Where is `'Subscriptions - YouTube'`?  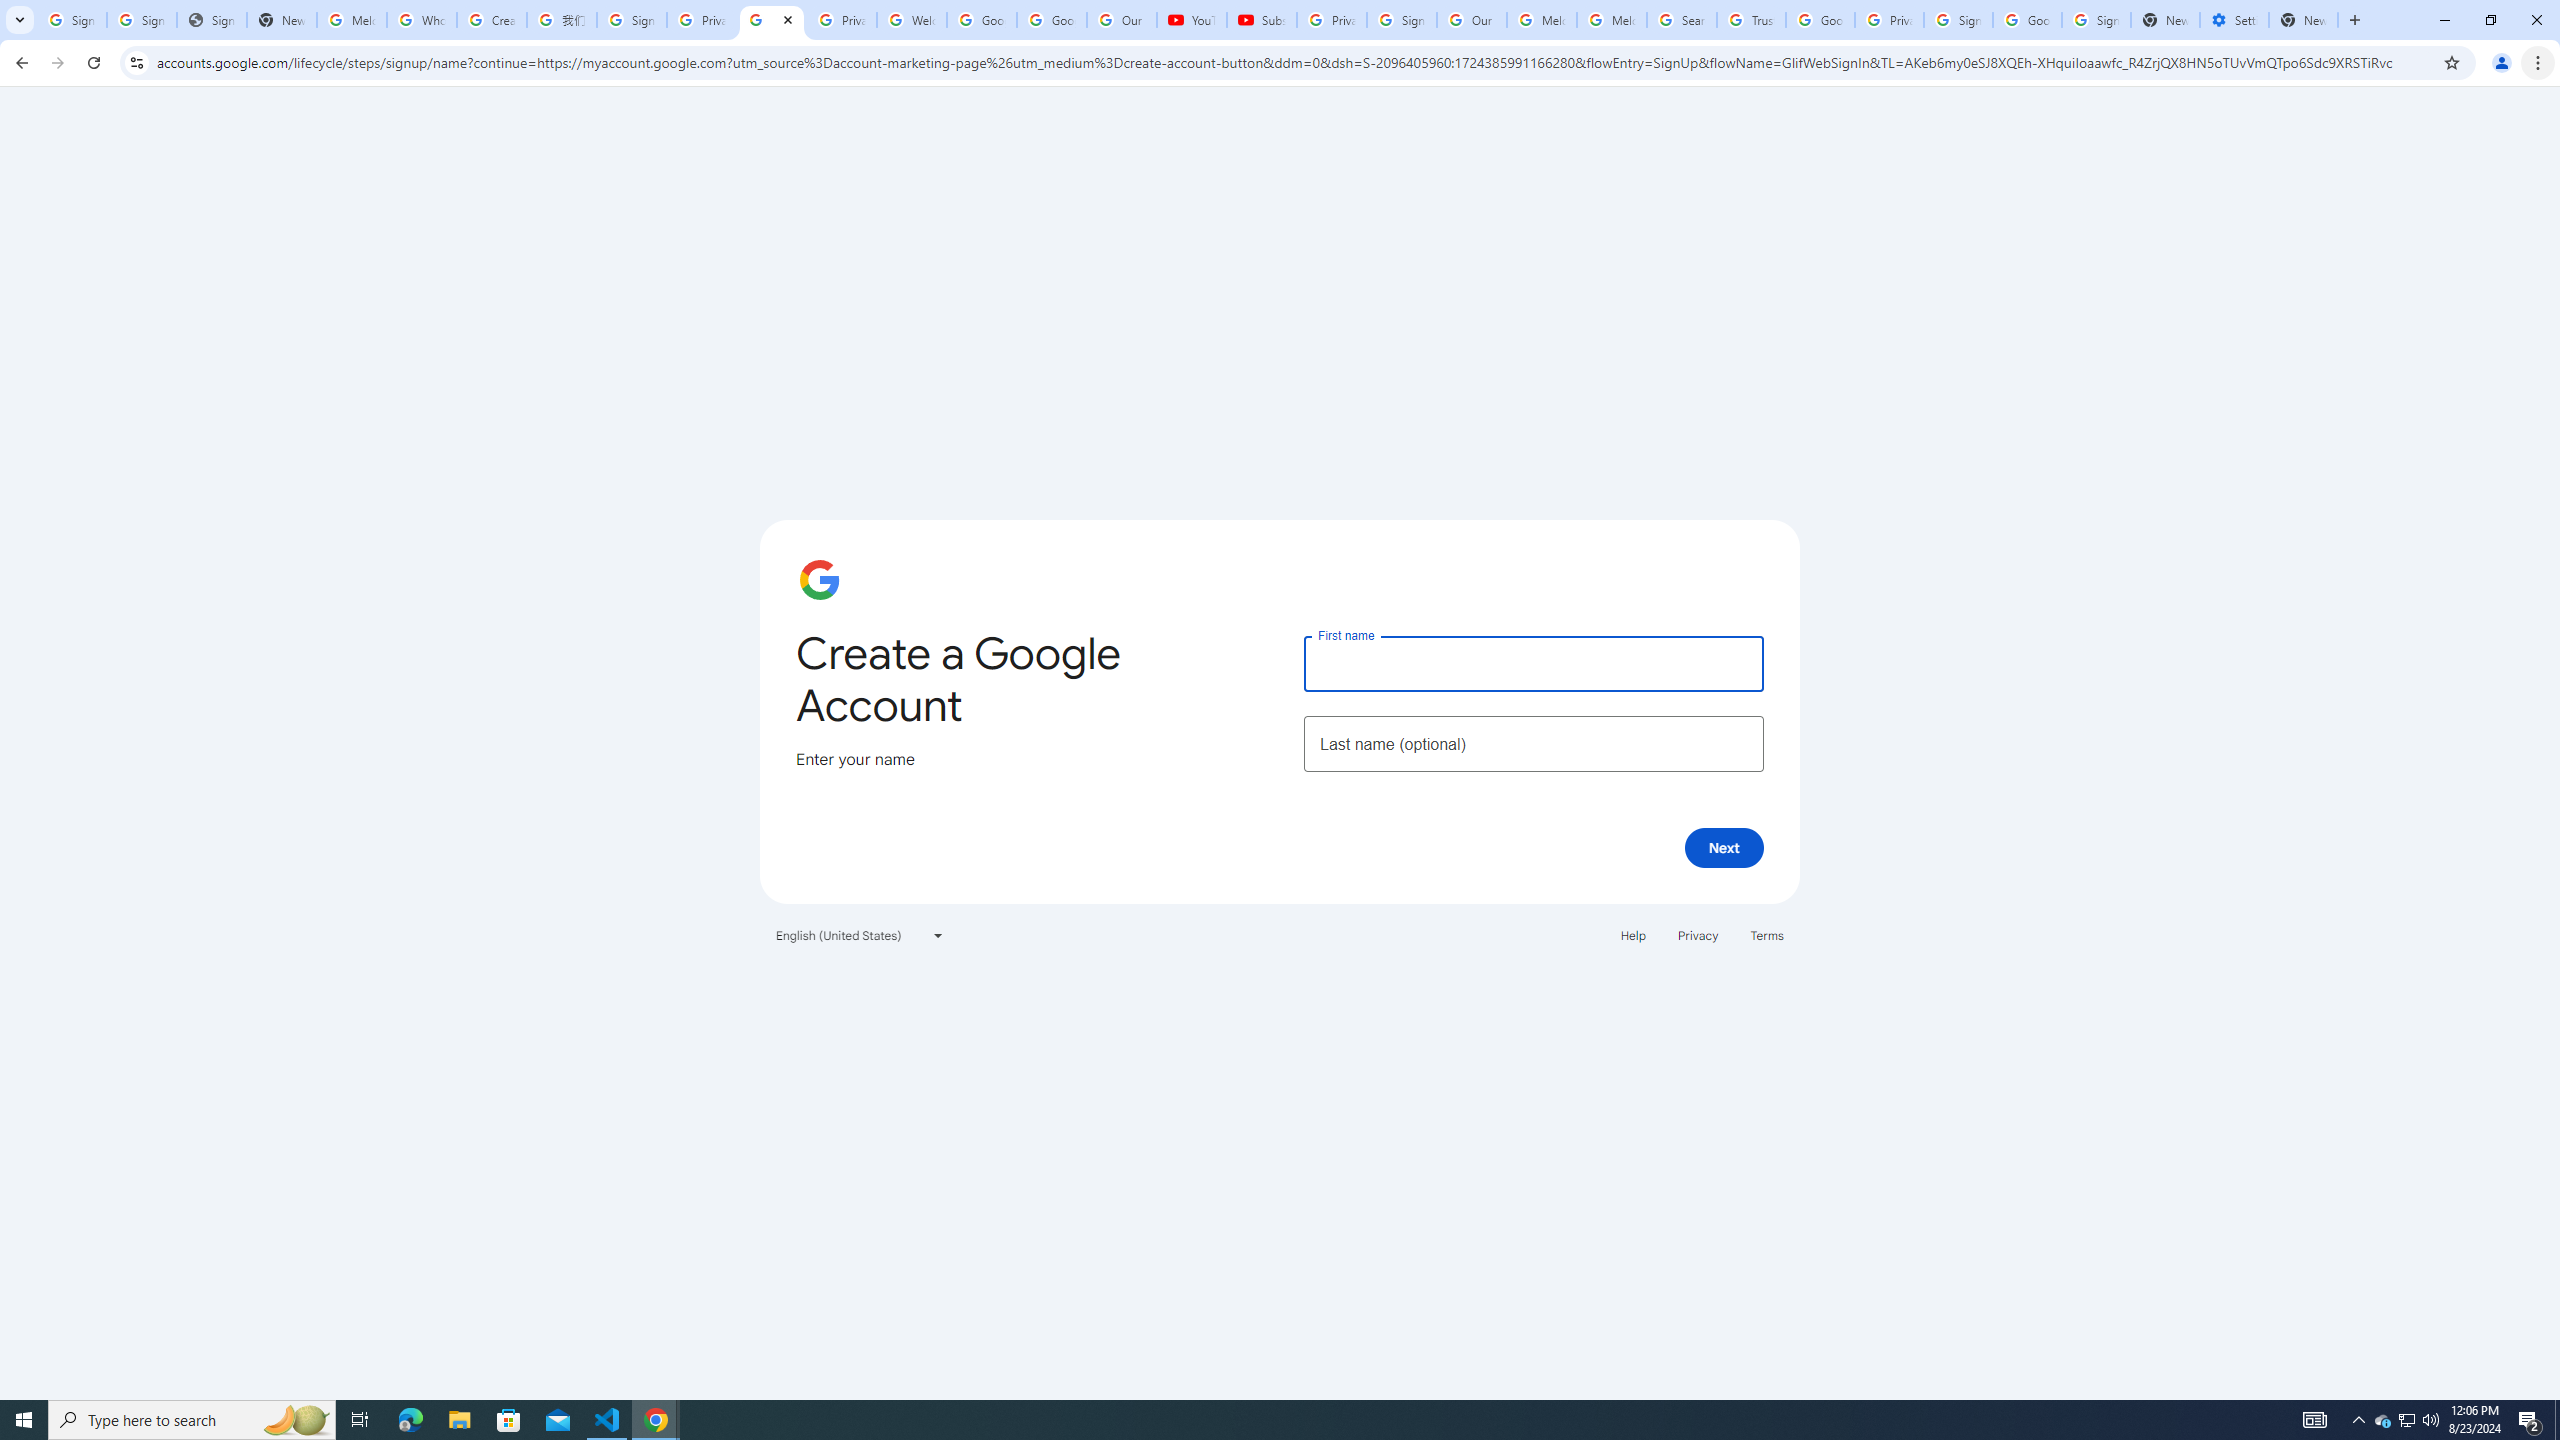 'Subscriptions - YouTube' is located at coordinates (1261, 19).